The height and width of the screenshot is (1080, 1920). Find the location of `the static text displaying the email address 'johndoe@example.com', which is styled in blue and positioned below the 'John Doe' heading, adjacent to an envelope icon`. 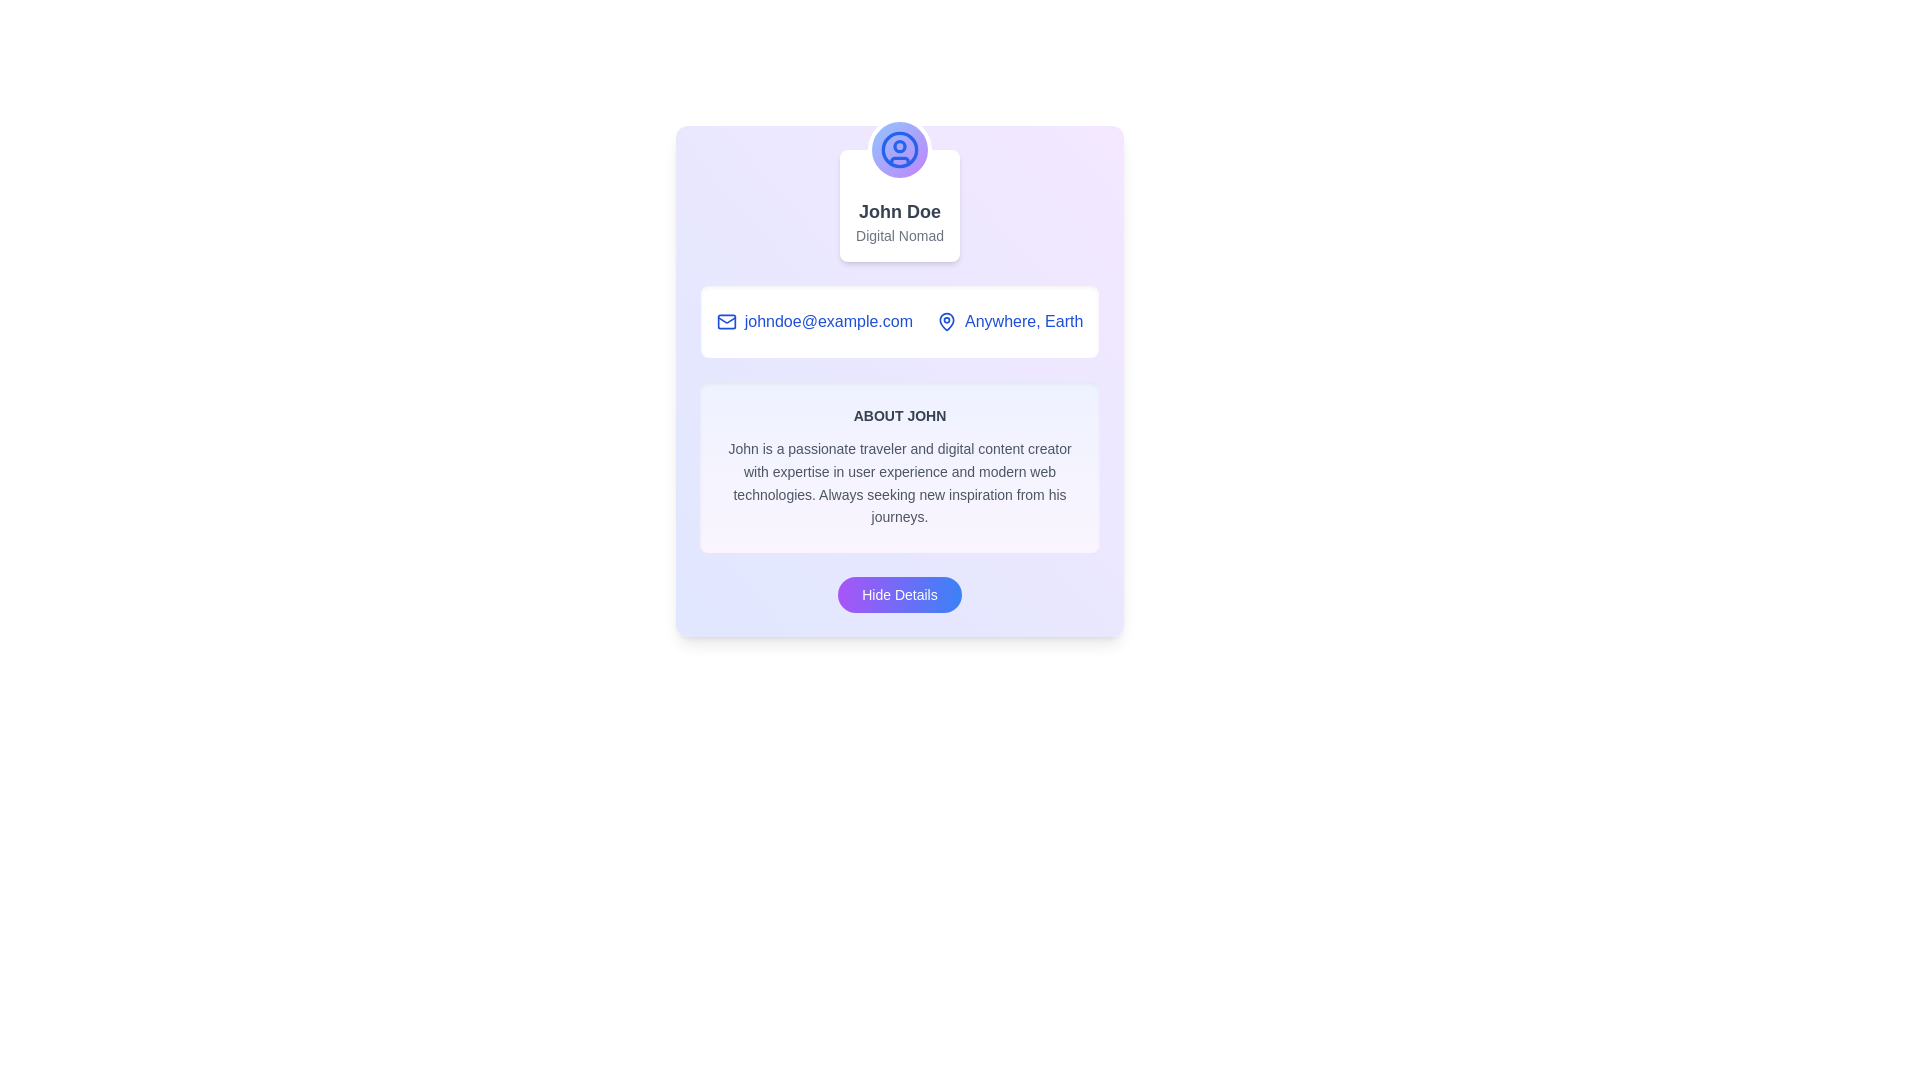

the static text displaying the email address 'johndoe@example.com', which is styled in blue and positioned below the 'John Doe' heading, adjacent to an envelope icon is located at coordinates (828, 320).